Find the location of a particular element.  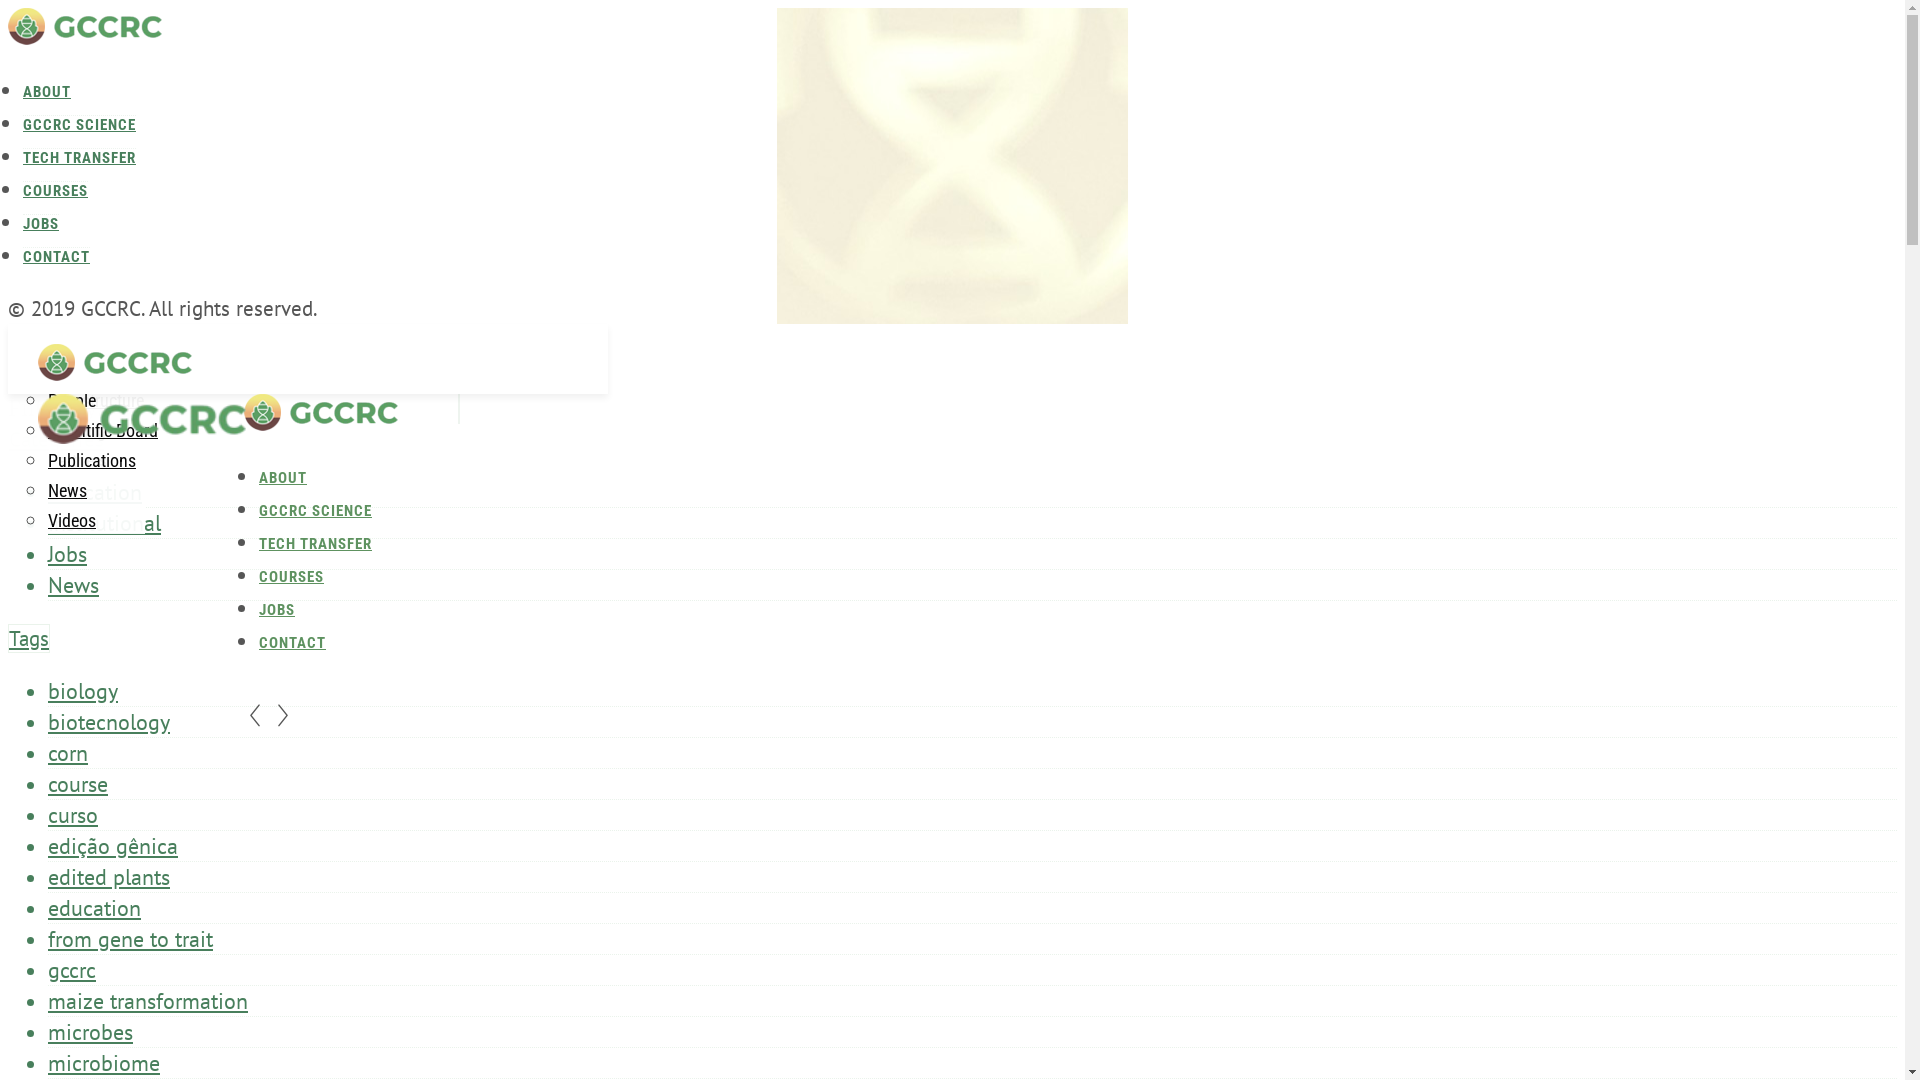

'Scientific Board' is located at coordinates (101, 429).